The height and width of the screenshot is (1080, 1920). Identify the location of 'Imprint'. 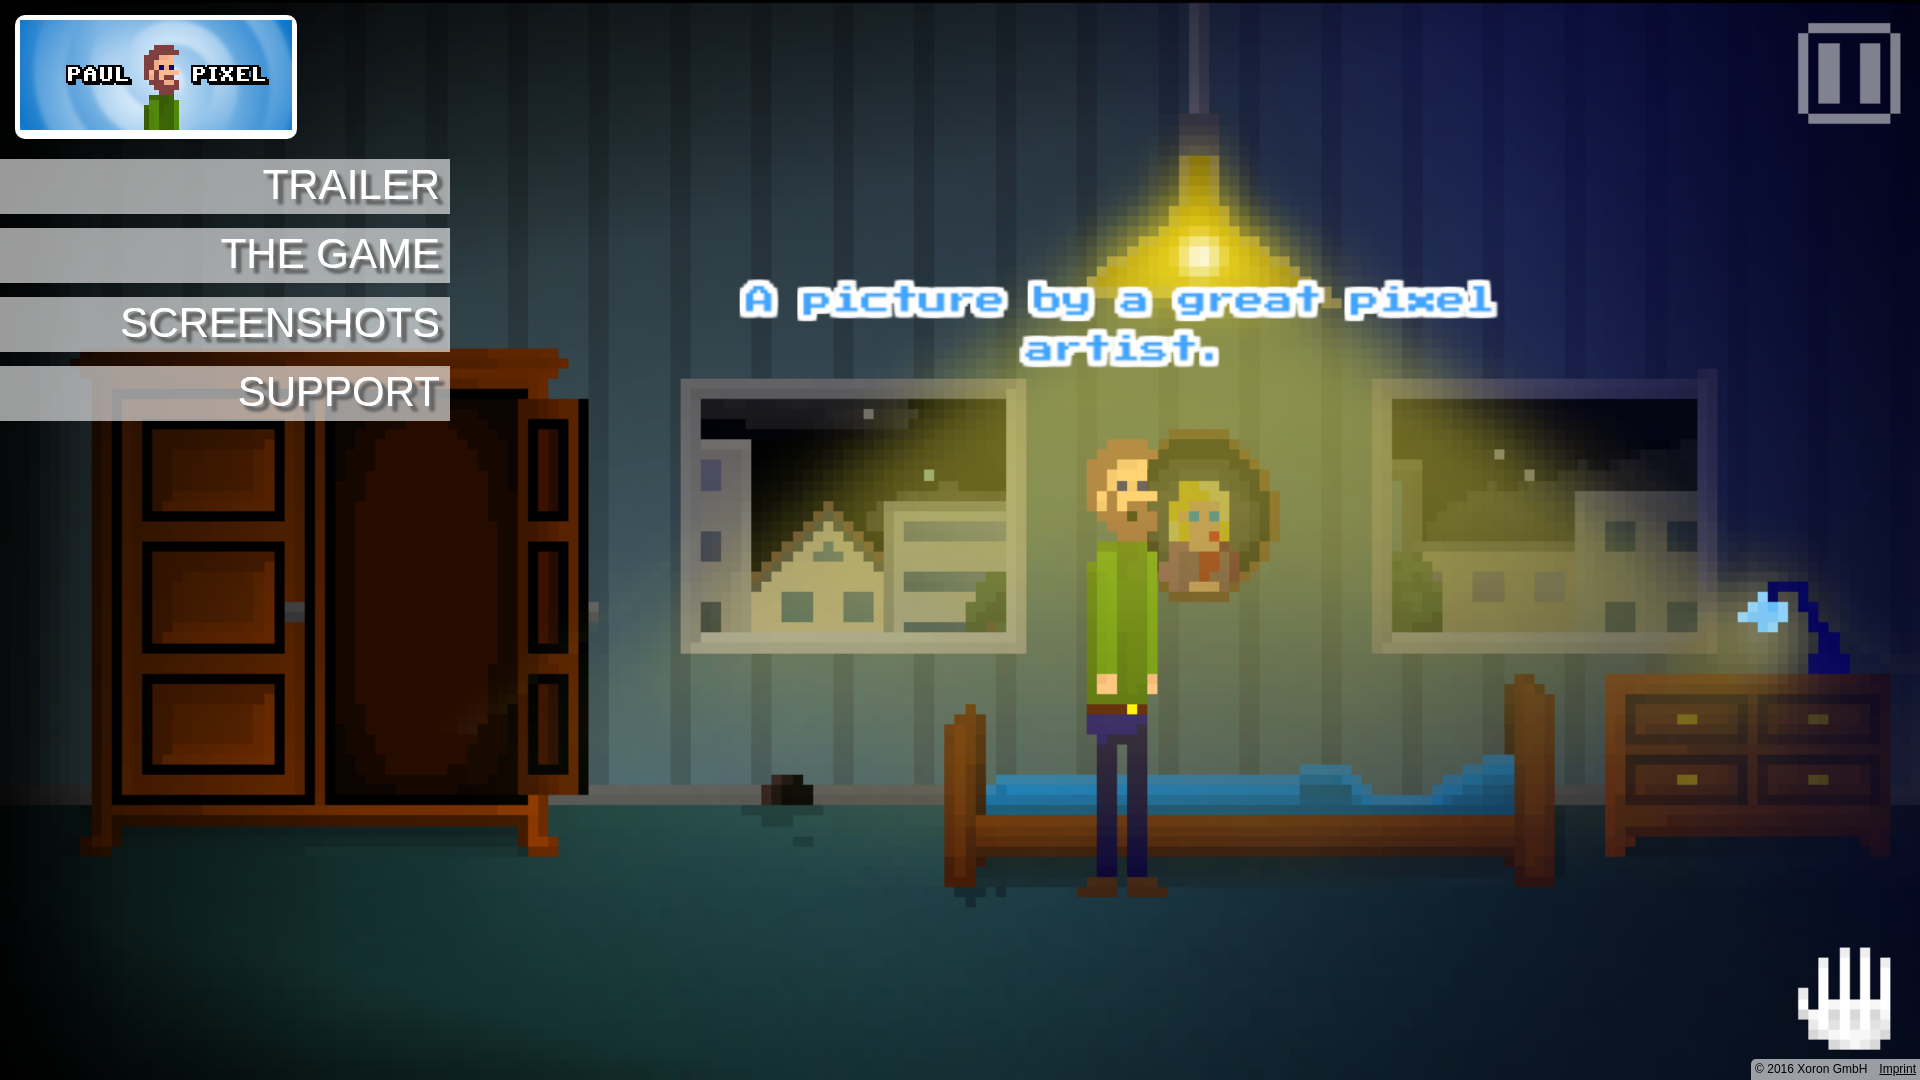
(1896, 1067).